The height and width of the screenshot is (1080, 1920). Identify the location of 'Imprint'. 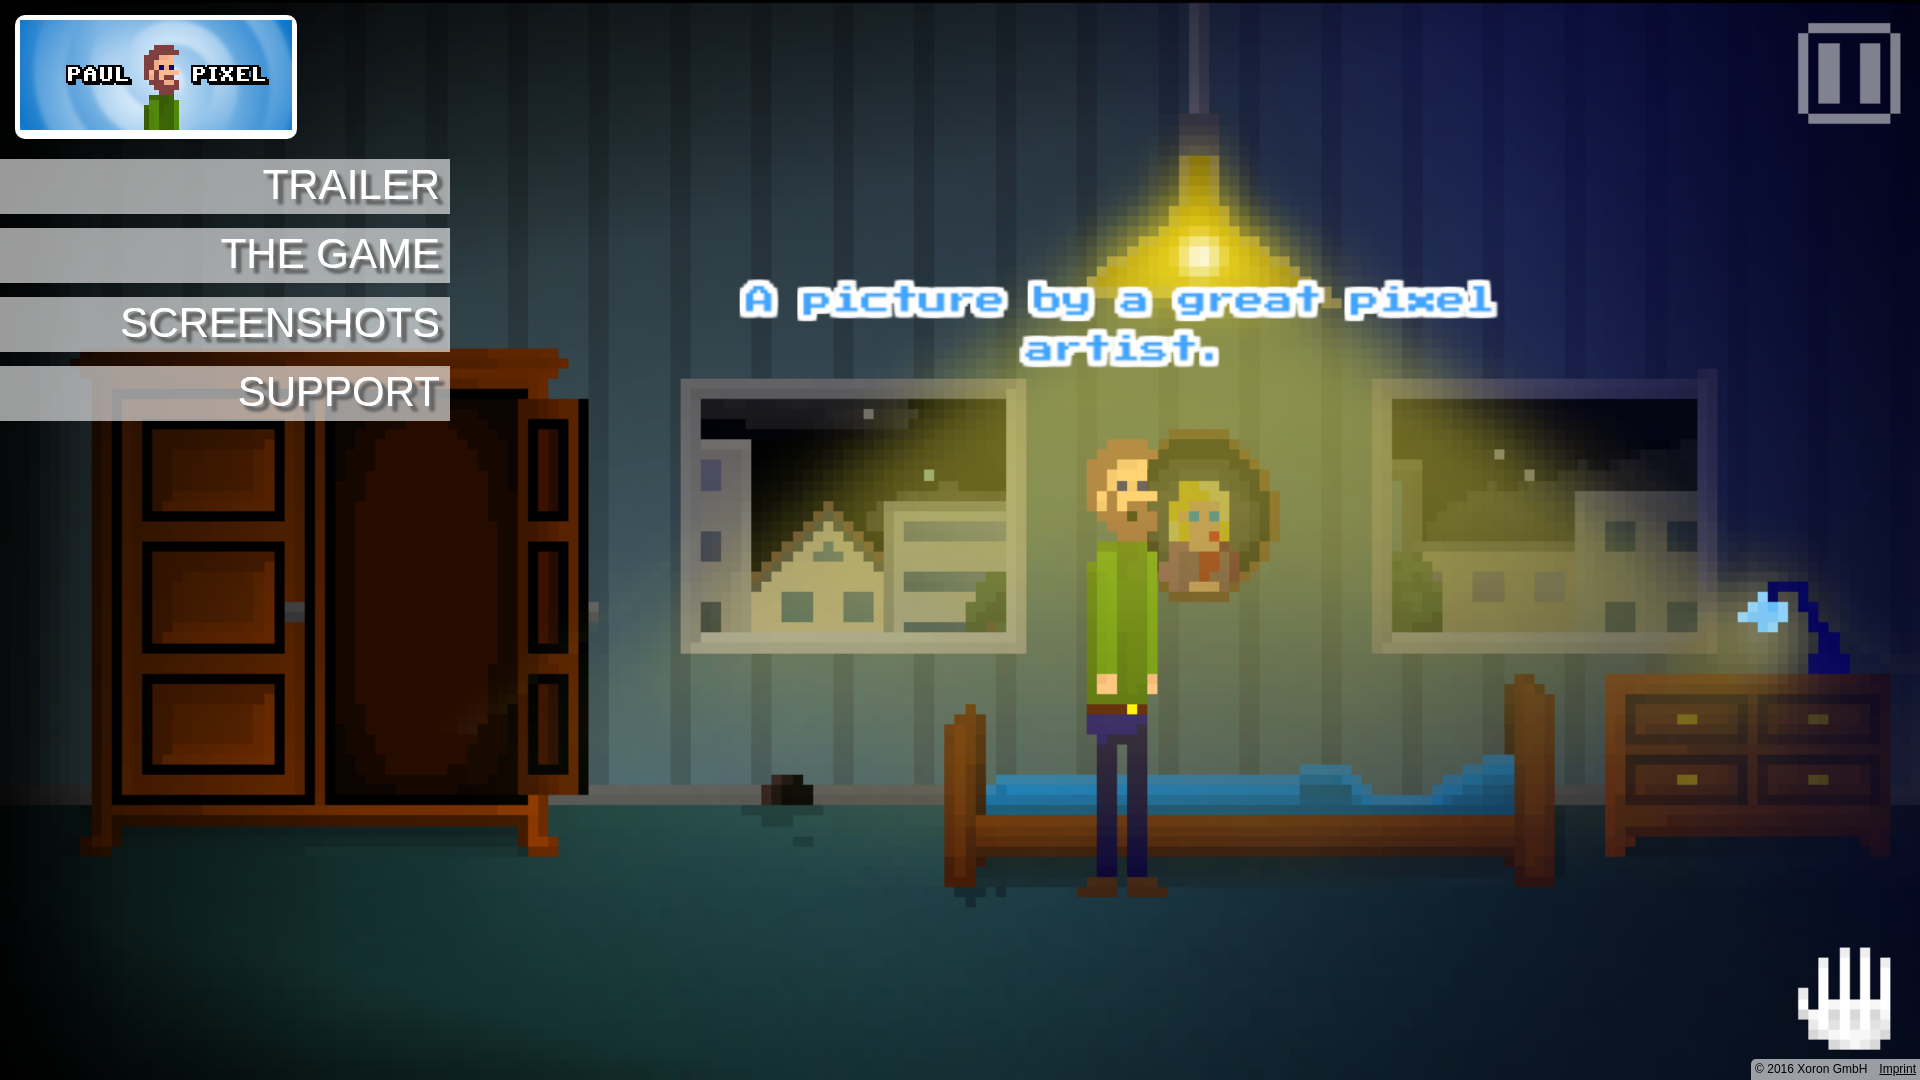
(1896, 1067).